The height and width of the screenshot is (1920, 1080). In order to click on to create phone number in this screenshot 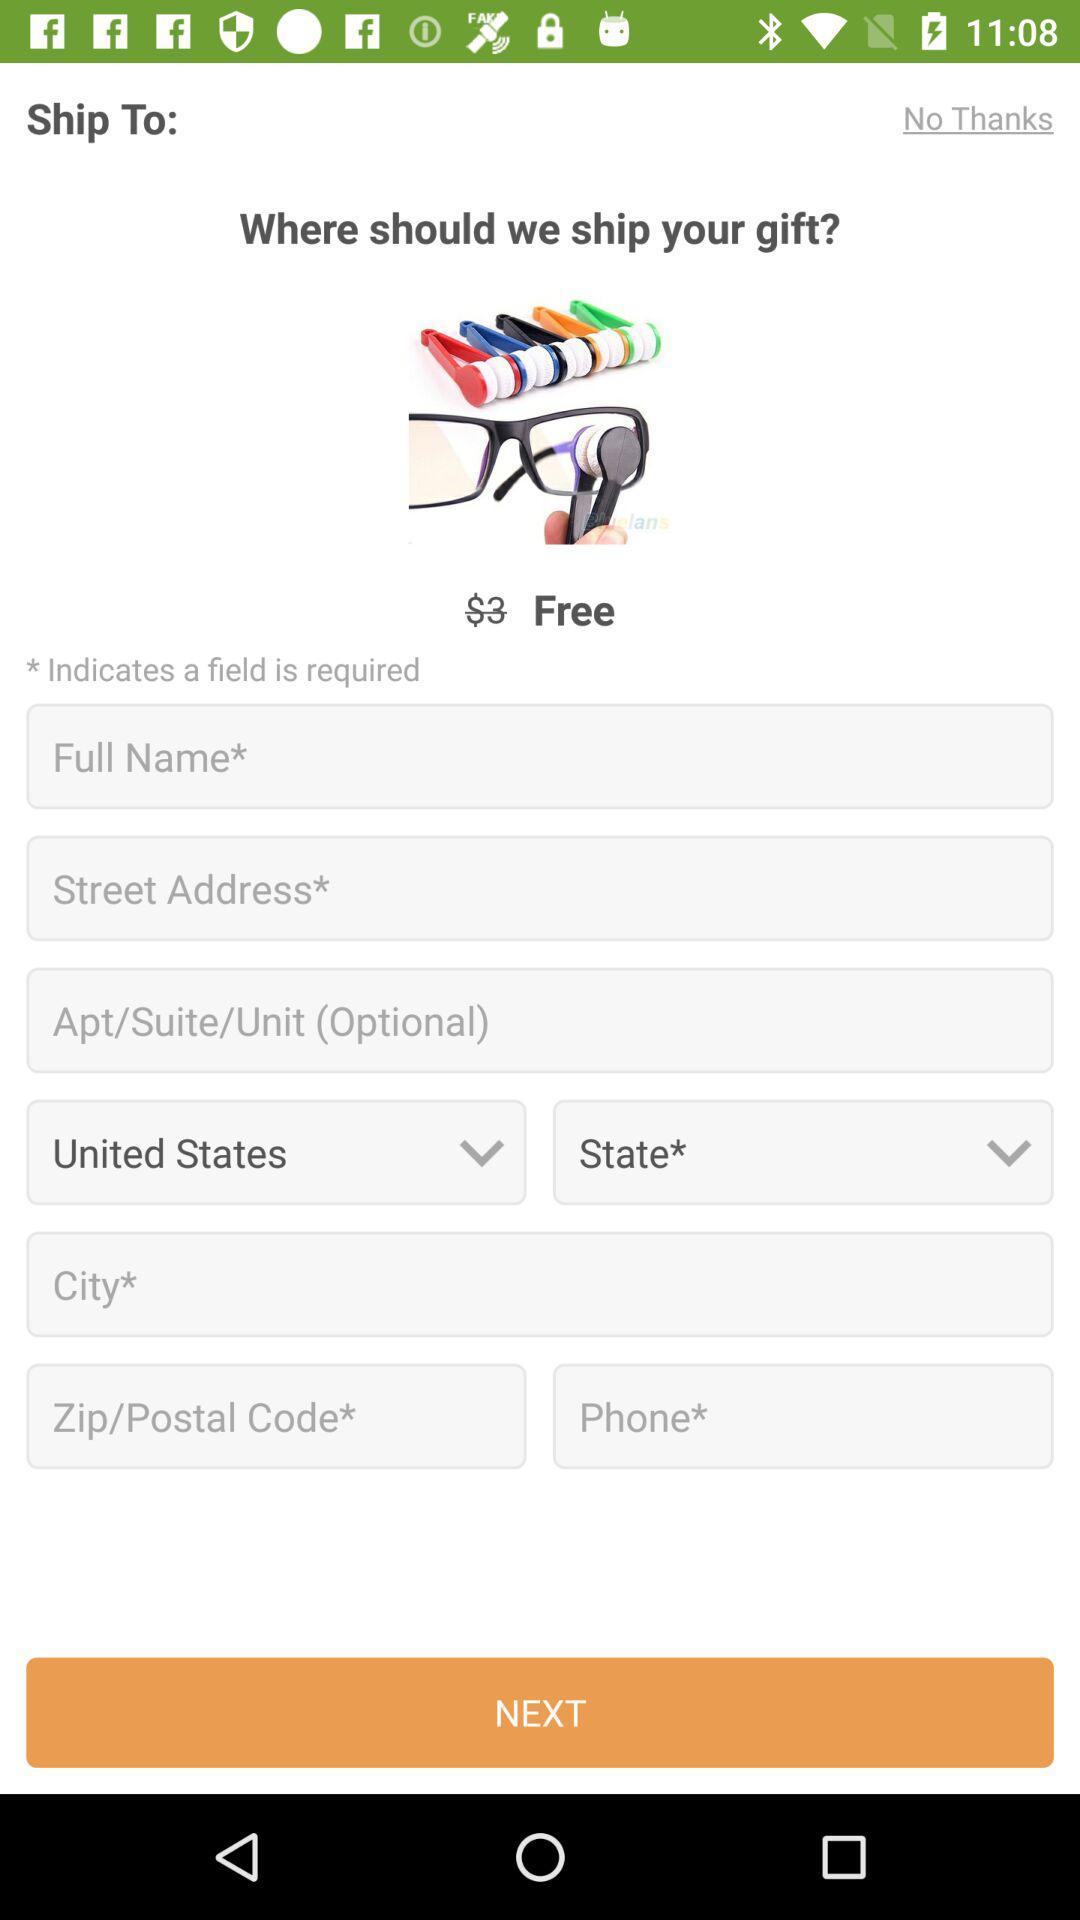, I will do `click(802, 1415)`.